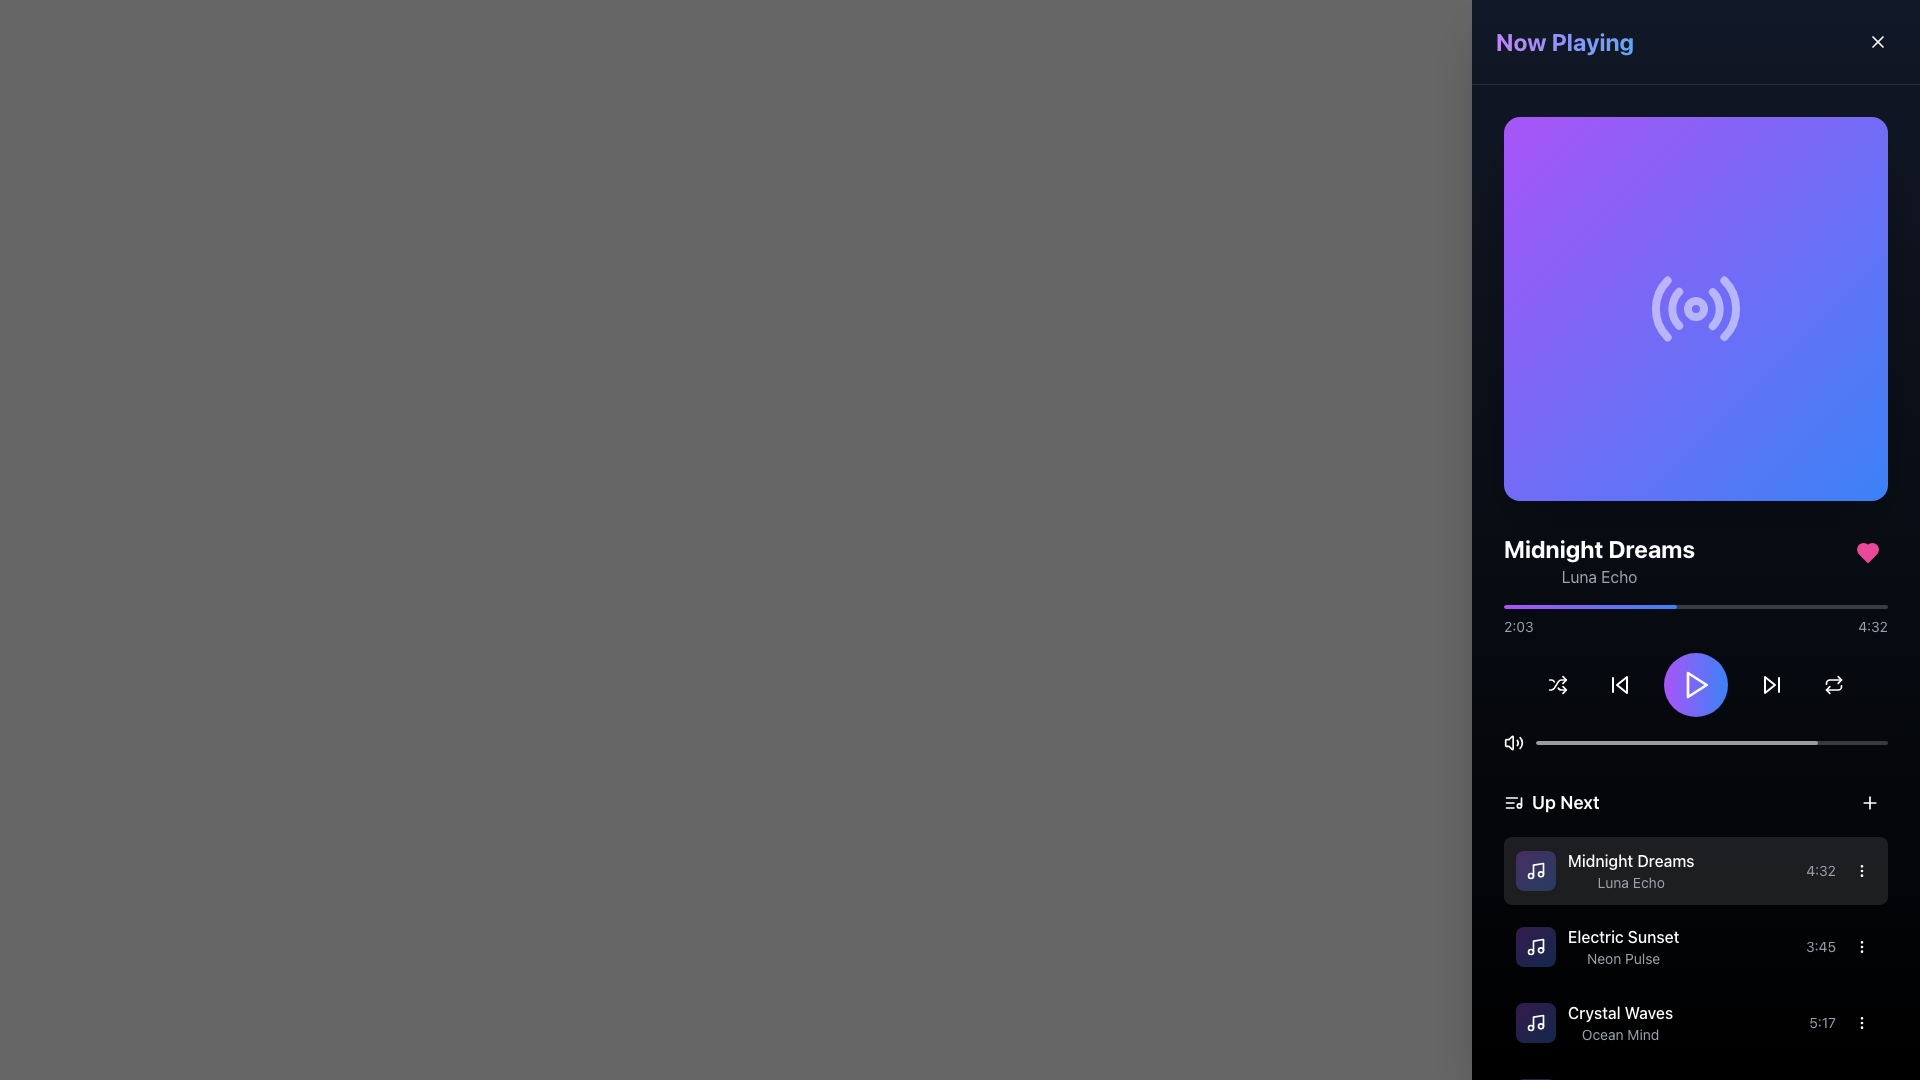  Describe the element at coordinates (1771, 684) in the screenshot. I see `the forward-skip button, which is a right-facing triangular icon next to the play button in the control panel, to skip forward in audio or video playback` at that location.